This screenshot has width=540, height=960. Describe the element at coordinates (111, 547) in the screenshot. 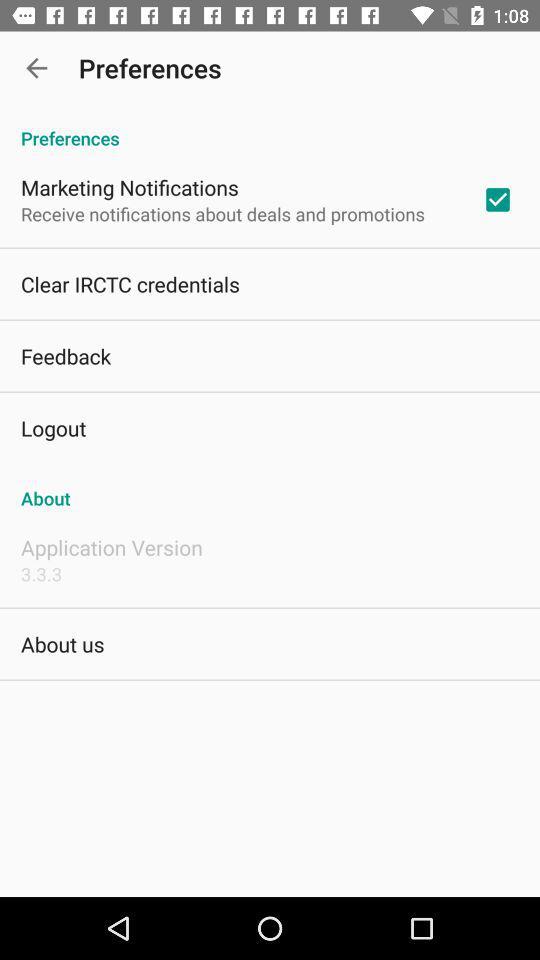

I see `item above the 3.3.3 item` at that location.